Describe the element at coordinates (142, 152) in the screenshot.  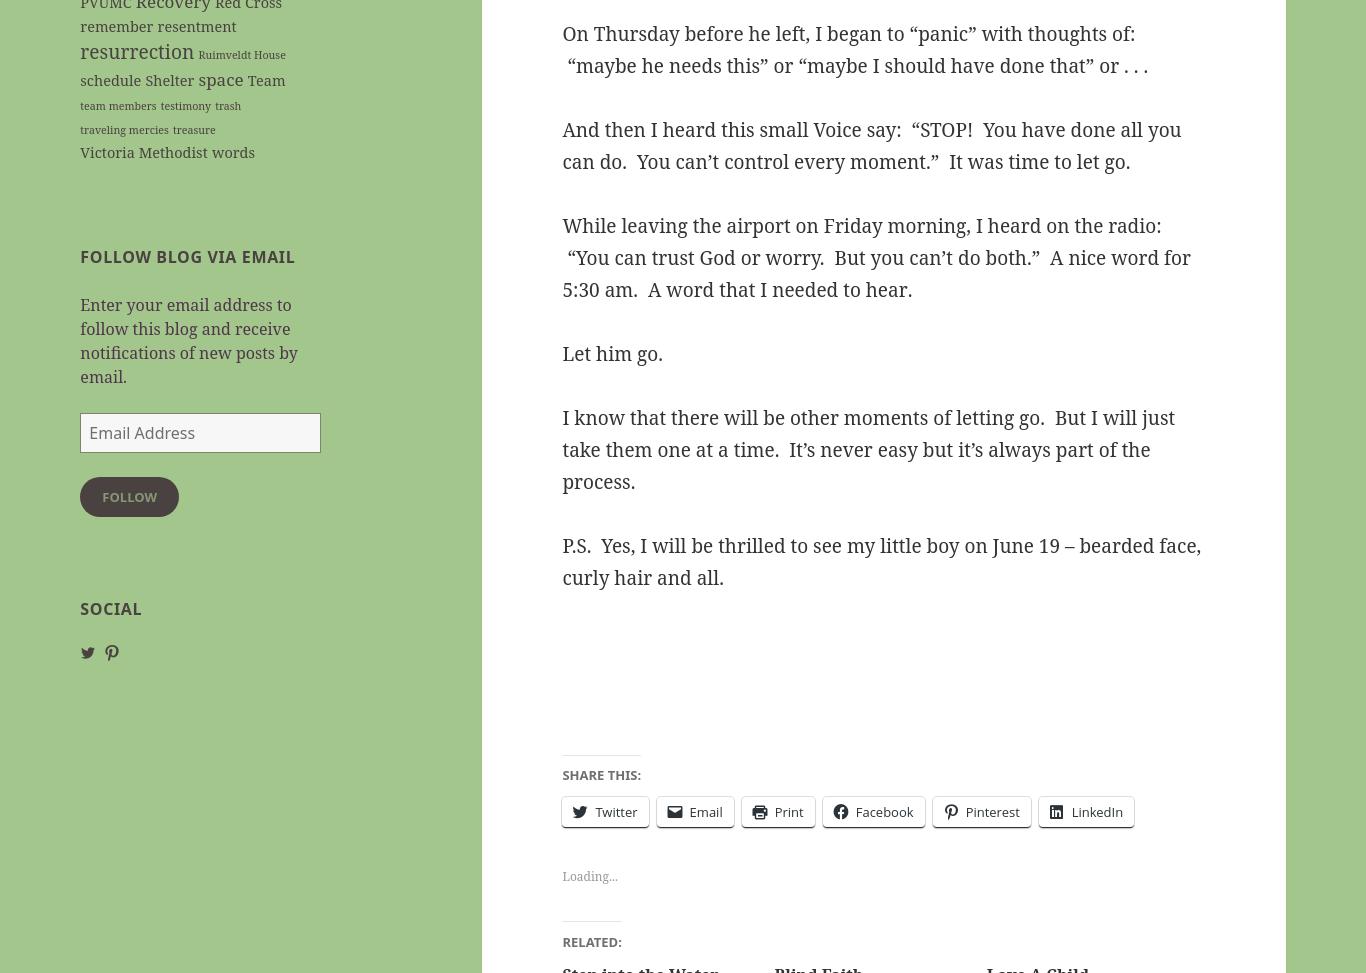
I see `'Victoria Methodist'` at that location.